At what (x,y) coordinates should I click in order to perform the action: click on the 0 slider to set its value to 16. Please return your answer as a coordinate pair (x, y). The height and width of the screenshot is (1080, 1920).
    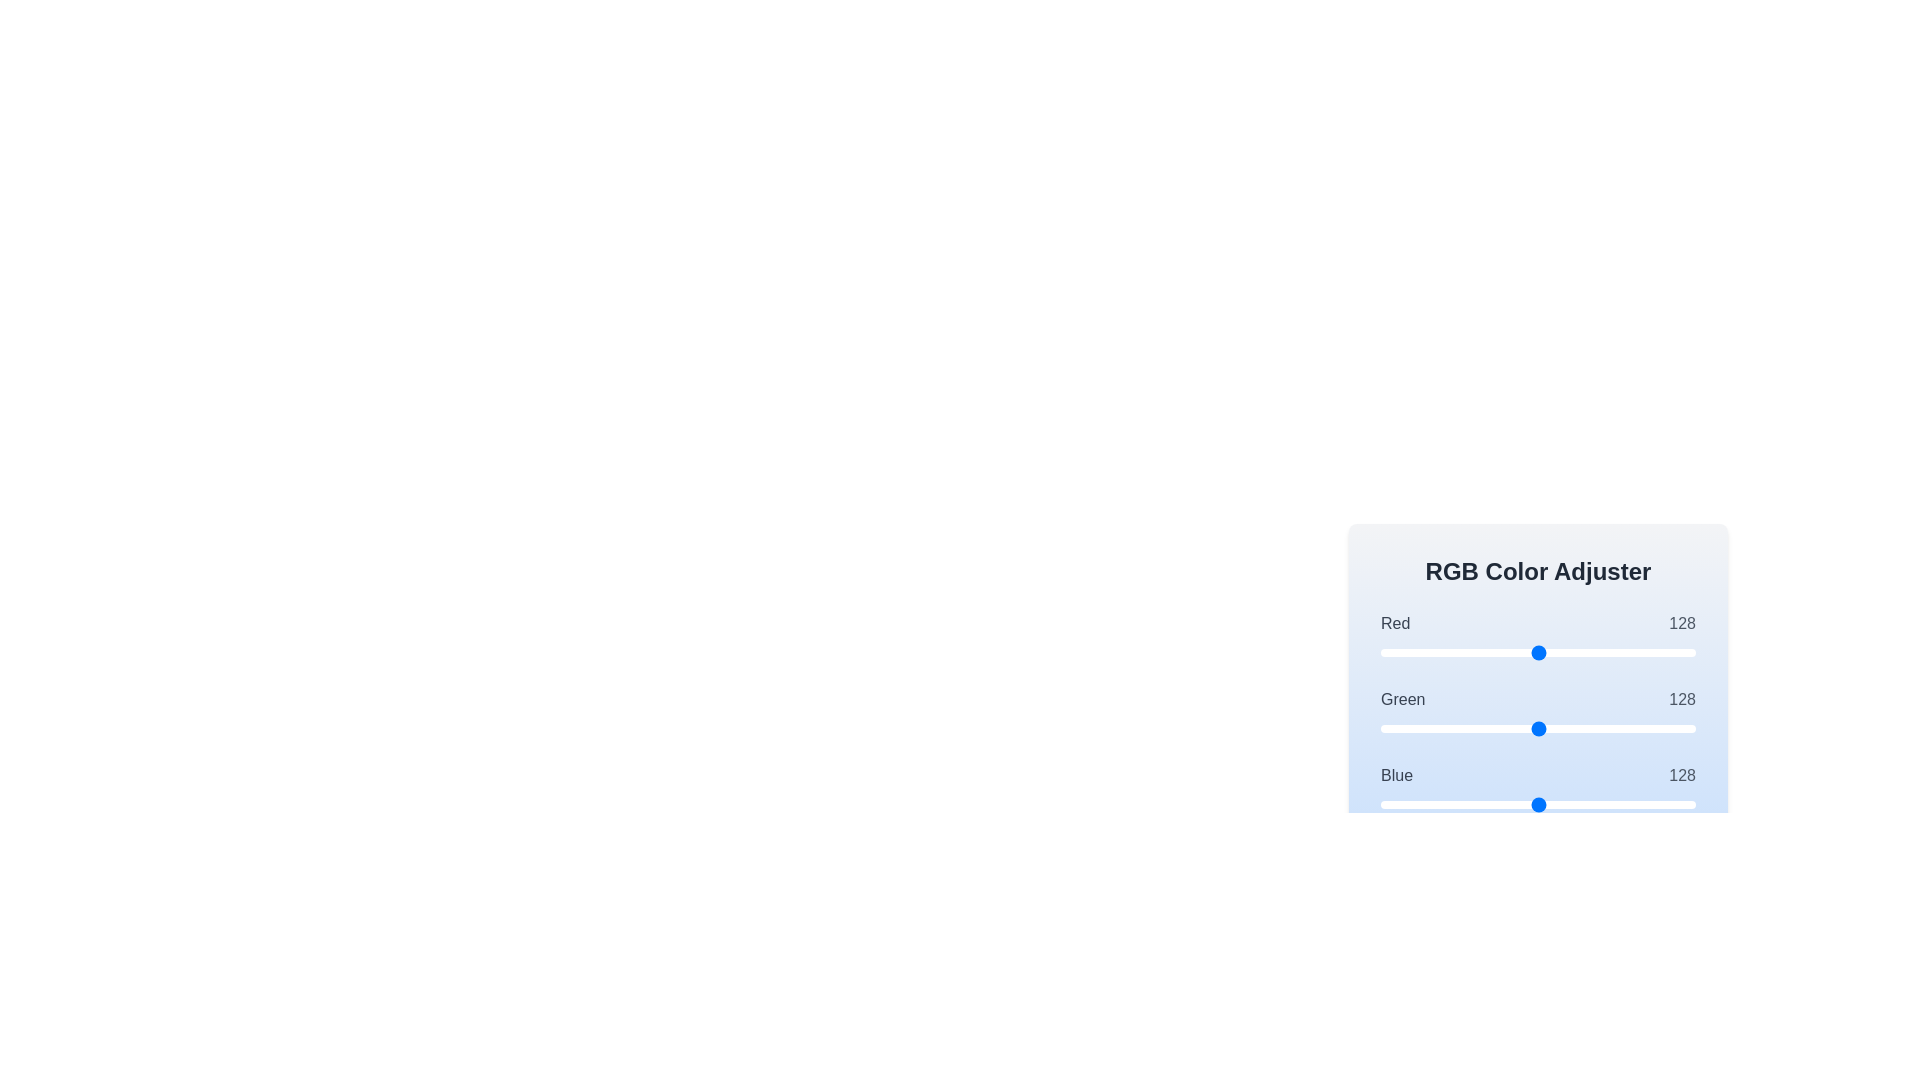
    Looking at the image, I should click on (1399, 652).